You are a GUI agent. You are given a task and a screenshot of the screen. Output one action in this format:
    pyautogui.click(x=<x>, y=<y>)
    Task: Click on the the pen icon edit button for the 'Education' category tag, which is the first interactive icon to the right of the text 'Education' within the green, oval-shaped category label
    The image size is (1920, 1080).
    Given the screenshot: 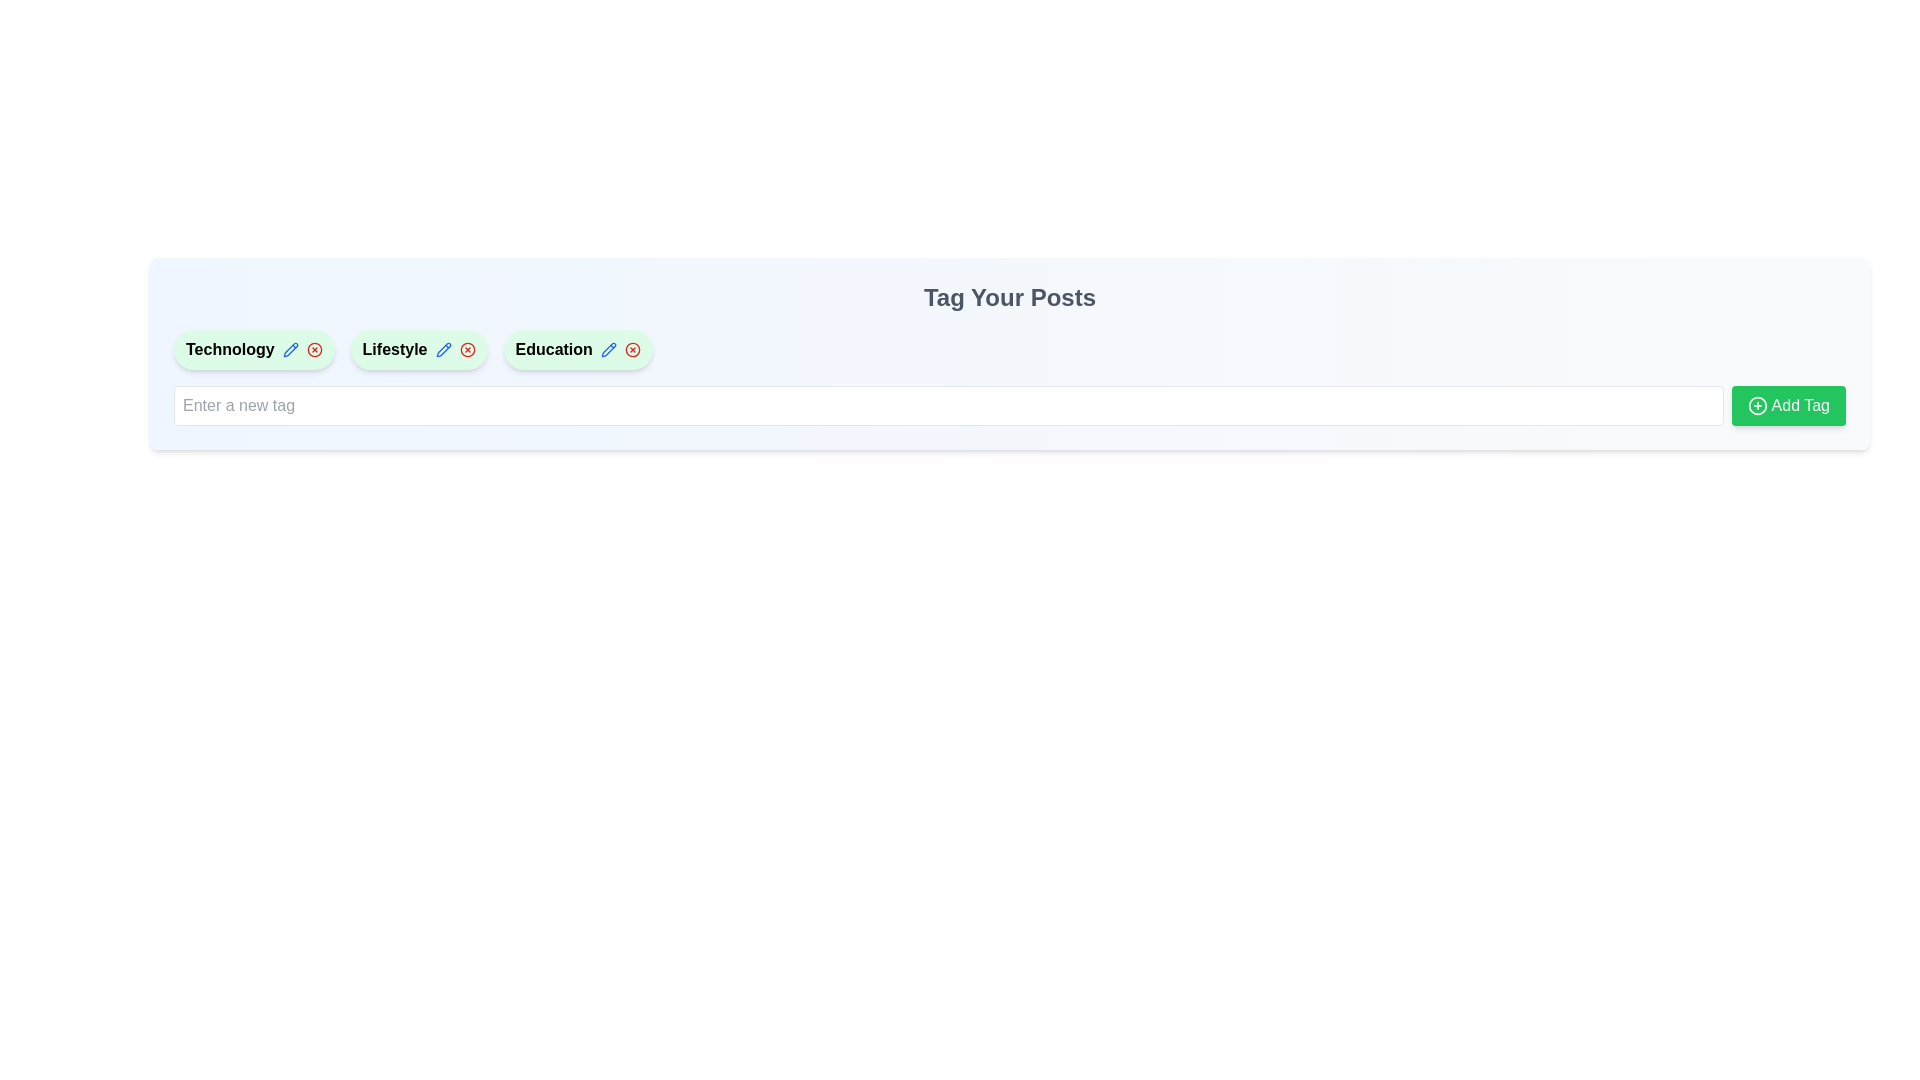 What is the action you would take?
    pyautogui.click(x=607, y=349)
    